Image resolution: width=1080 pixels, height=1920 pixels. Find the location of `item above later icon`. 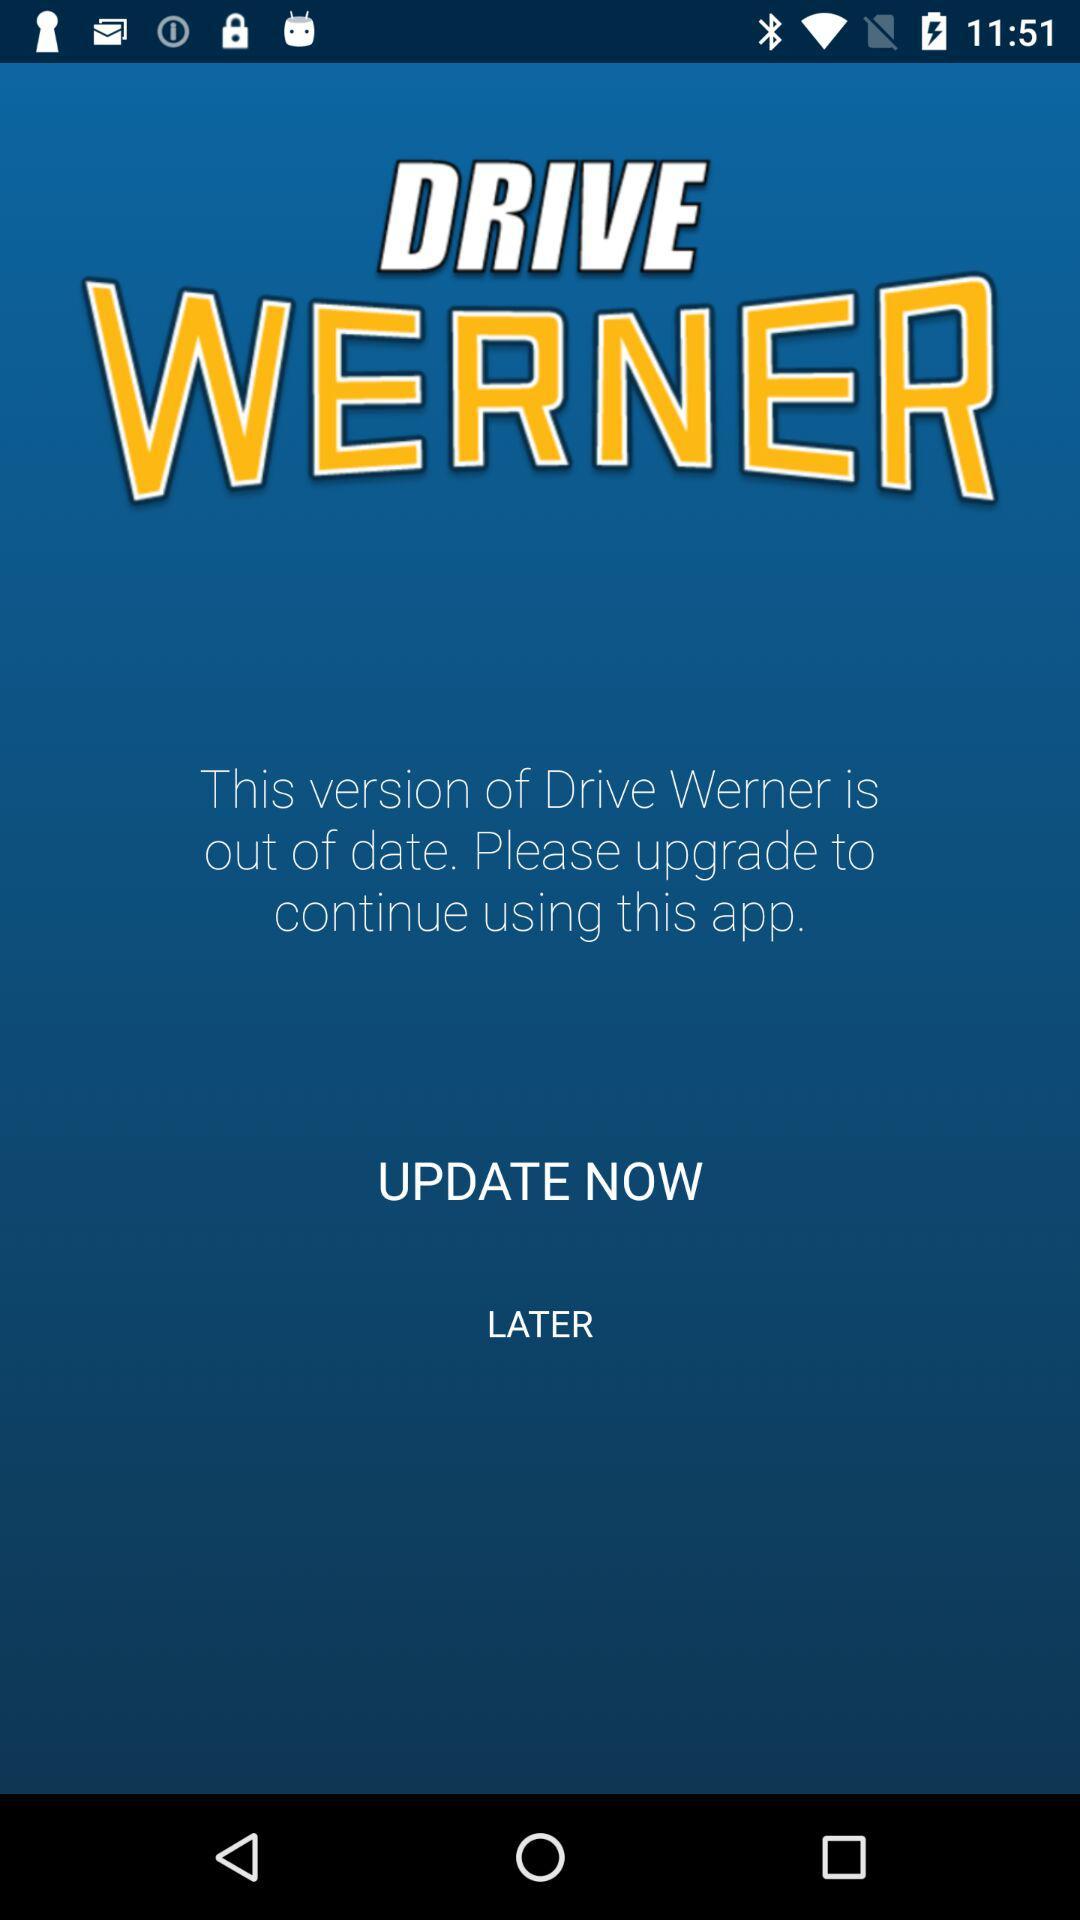

item above later icon is located at coordinates (540, 1179).